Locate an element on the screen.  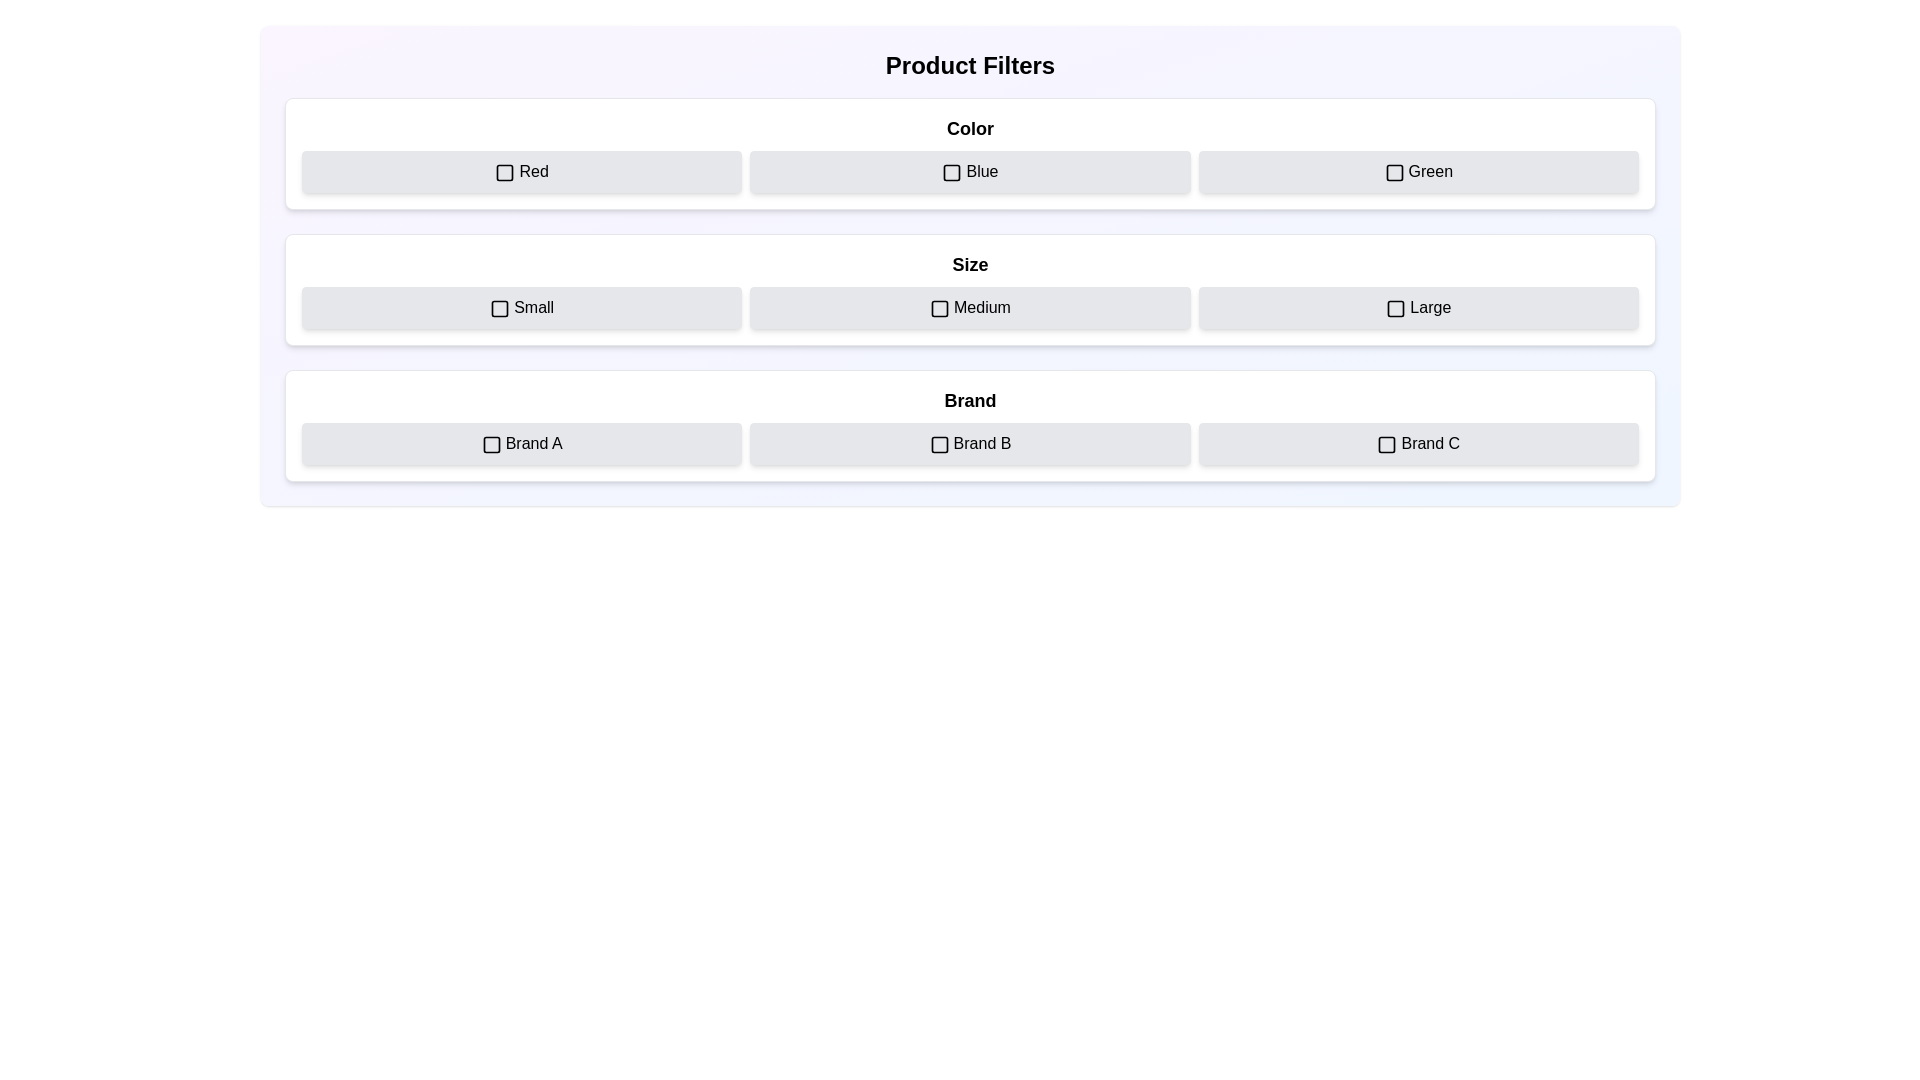
the 'Red' checkbox button with a light gray background is located at coordinates (522, 171).